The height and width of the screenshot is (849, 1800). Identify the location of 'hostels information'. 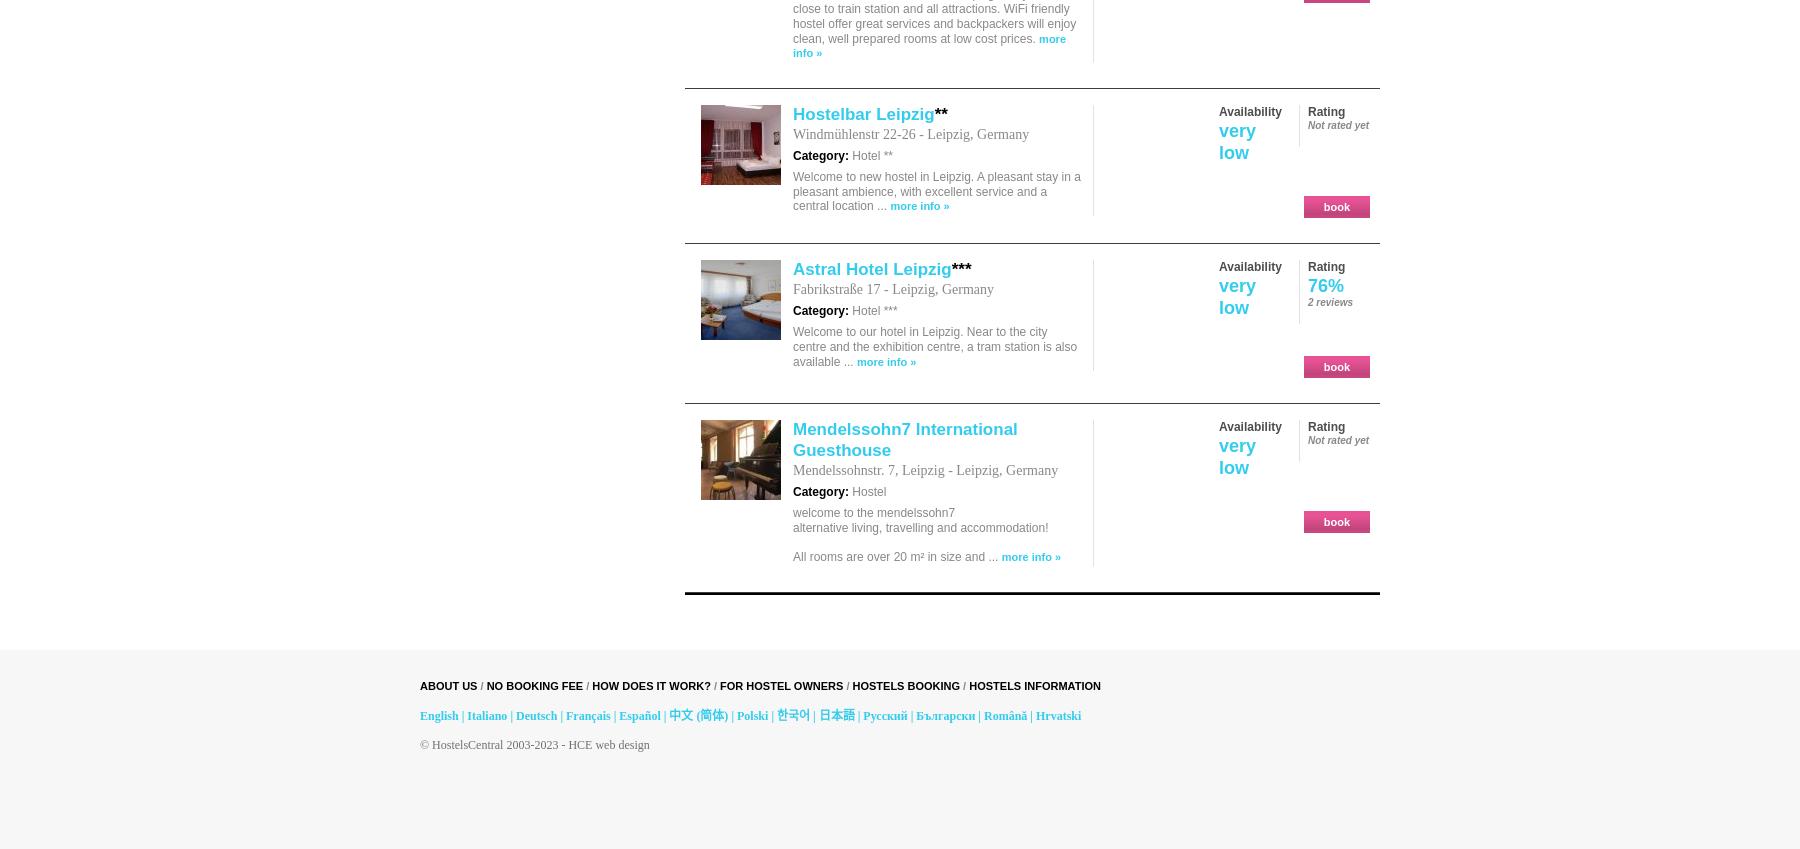
(1035, 684).